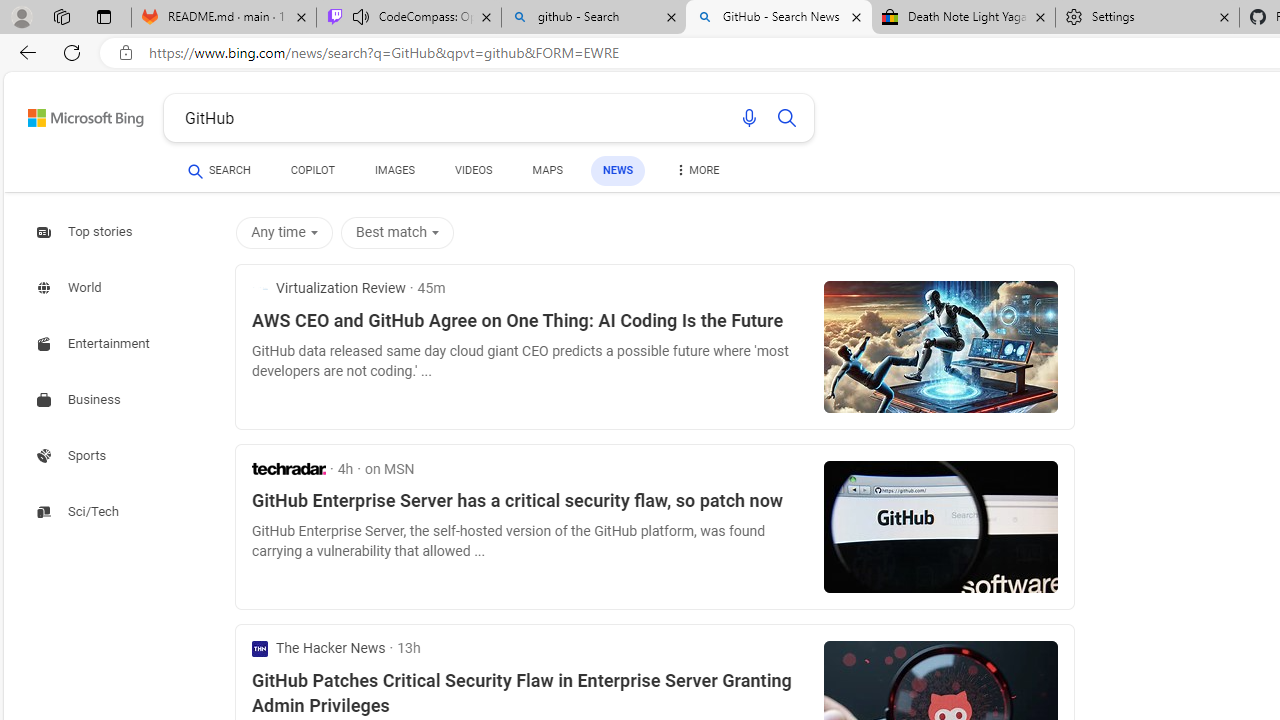 Image resolution: width=1280 pixels, height=720 pixels. I want to click on 'Mute tab', so click(360, 16).